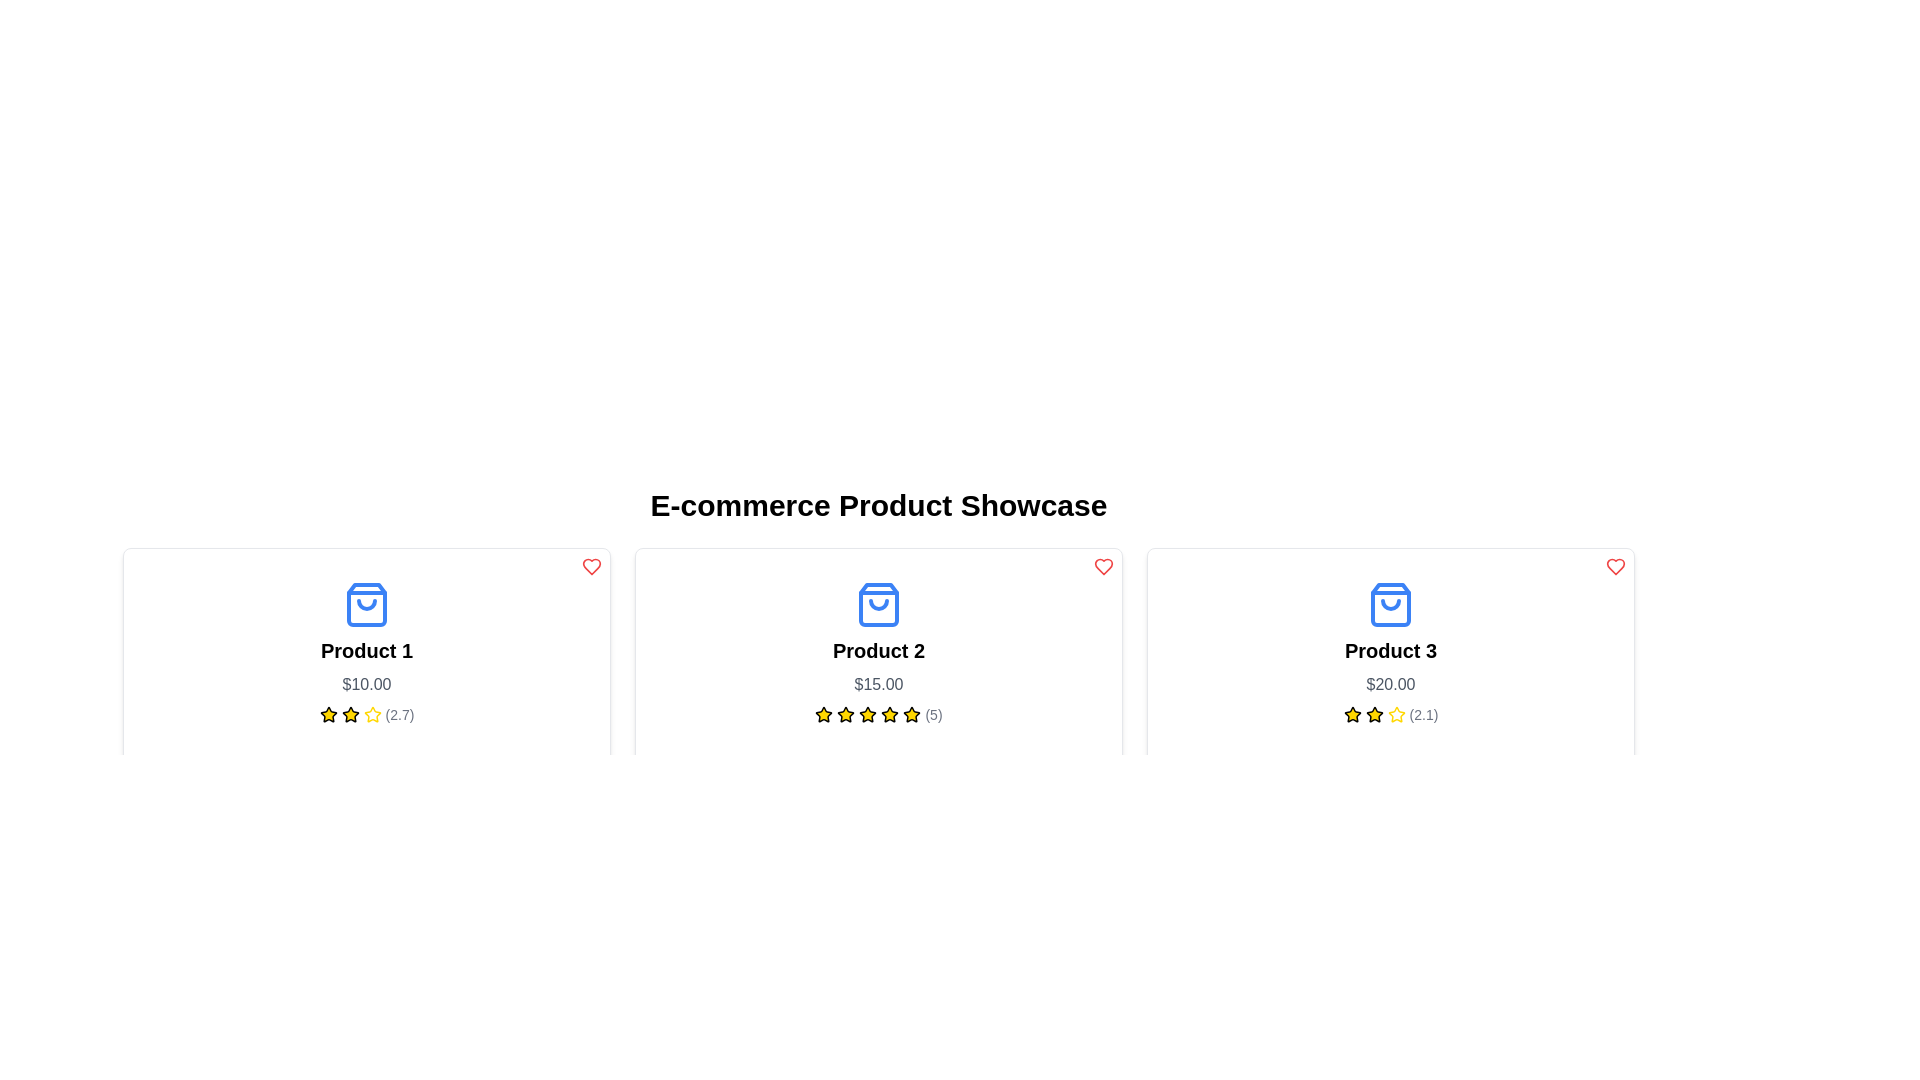  What do you see at coordinates (933, 713) in the screenshot?
I see `the informational text label that indicates the total number of reviews for the associated product, located in the middle product card below the product name and price, and to the right of the five yellow star icons` at bounding box center [933, 713].